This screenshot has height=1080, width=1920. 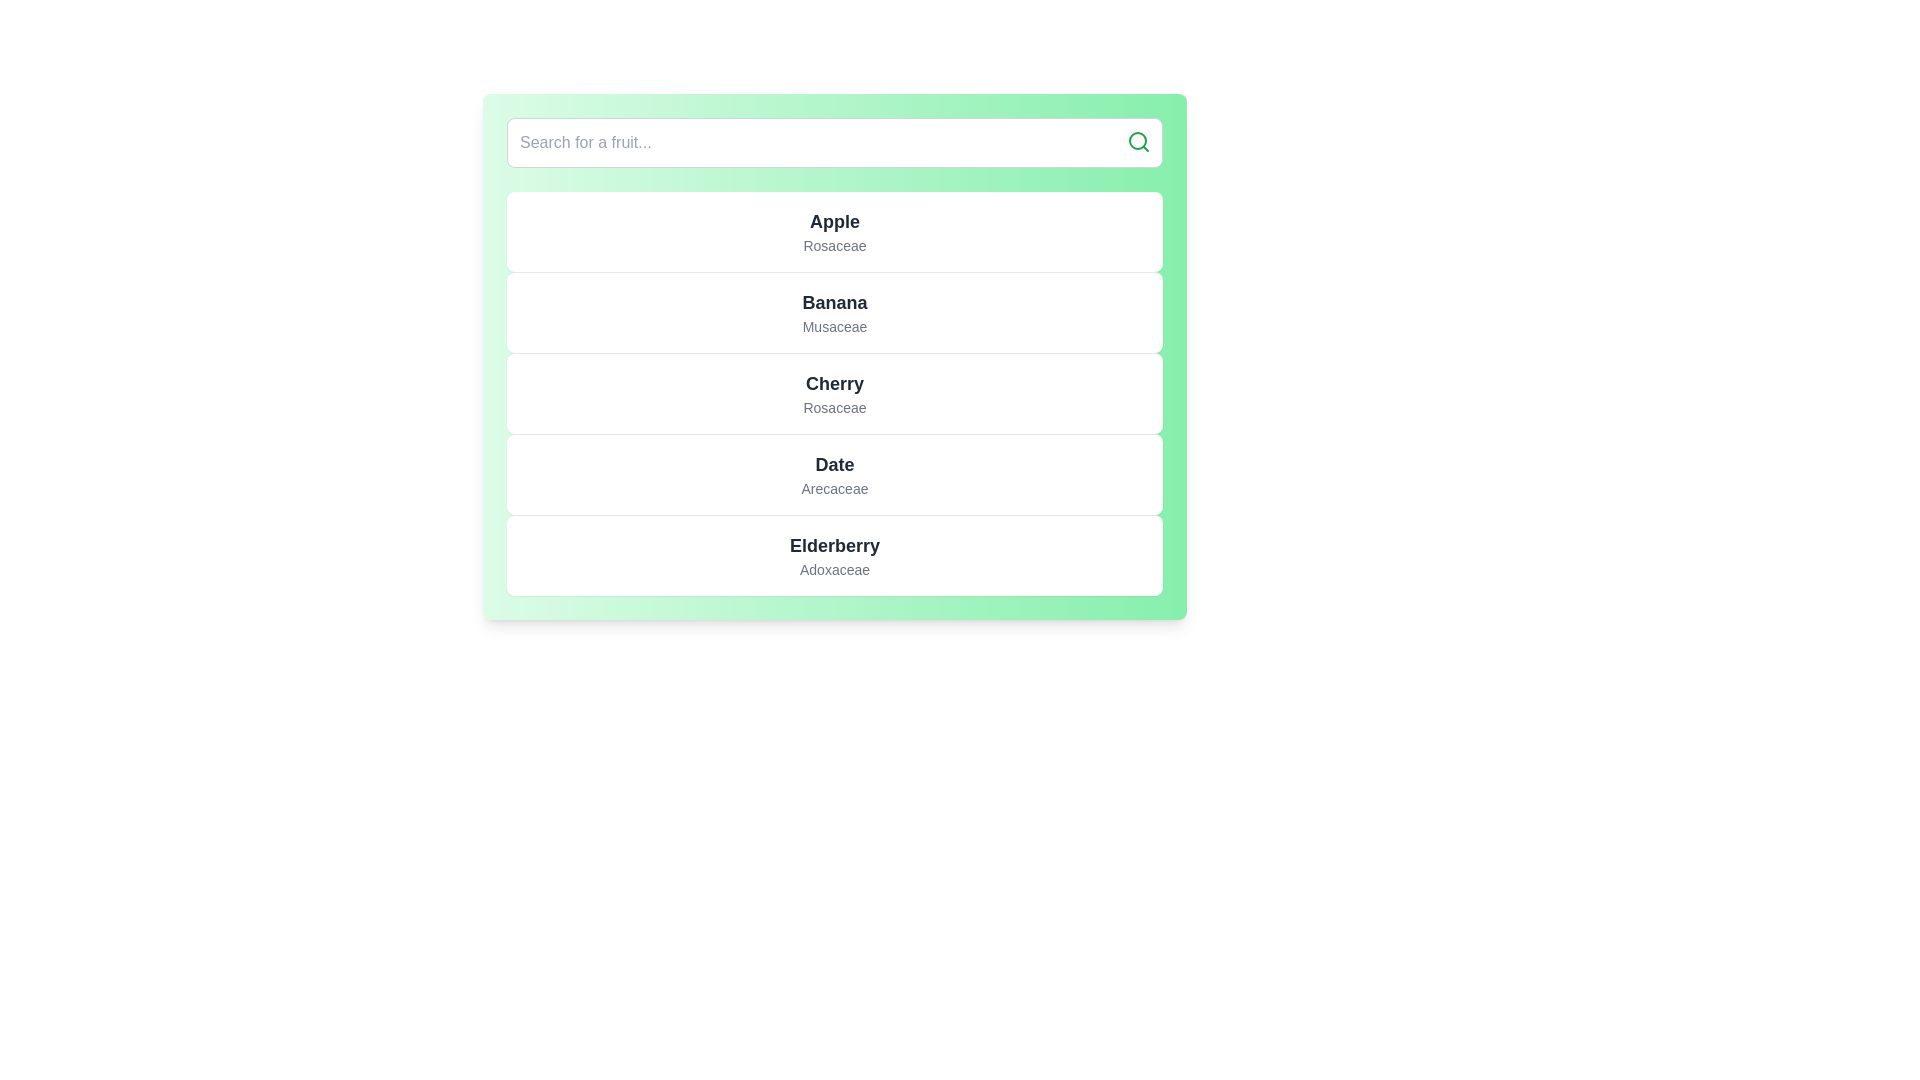 What do you see at coordinates (835, 222) in the screenshot?
I see `text label that displays 'Apple', styled in large, bold dark gray font, located at the top of a clickable card-like item` at bounding box center [835, 222].